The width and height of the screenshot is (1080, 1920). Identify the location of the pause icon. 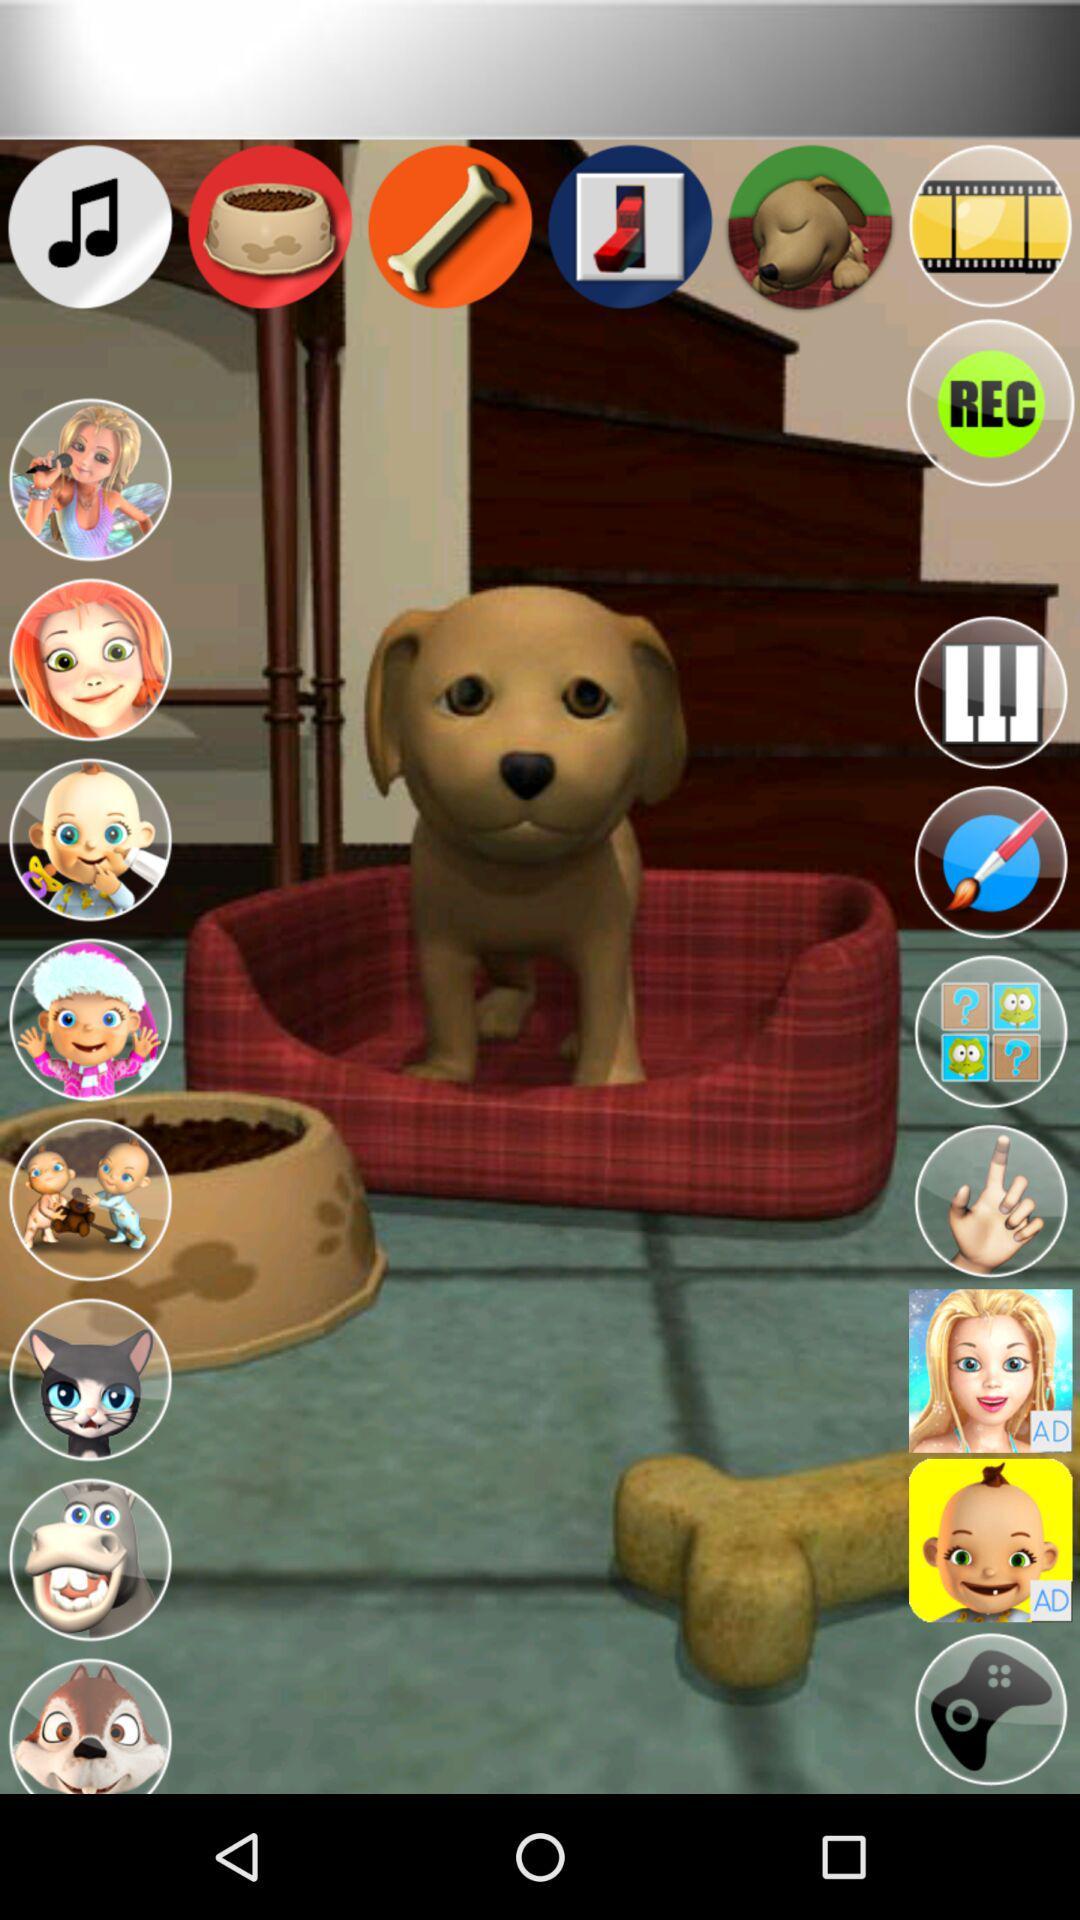
(990, 740).